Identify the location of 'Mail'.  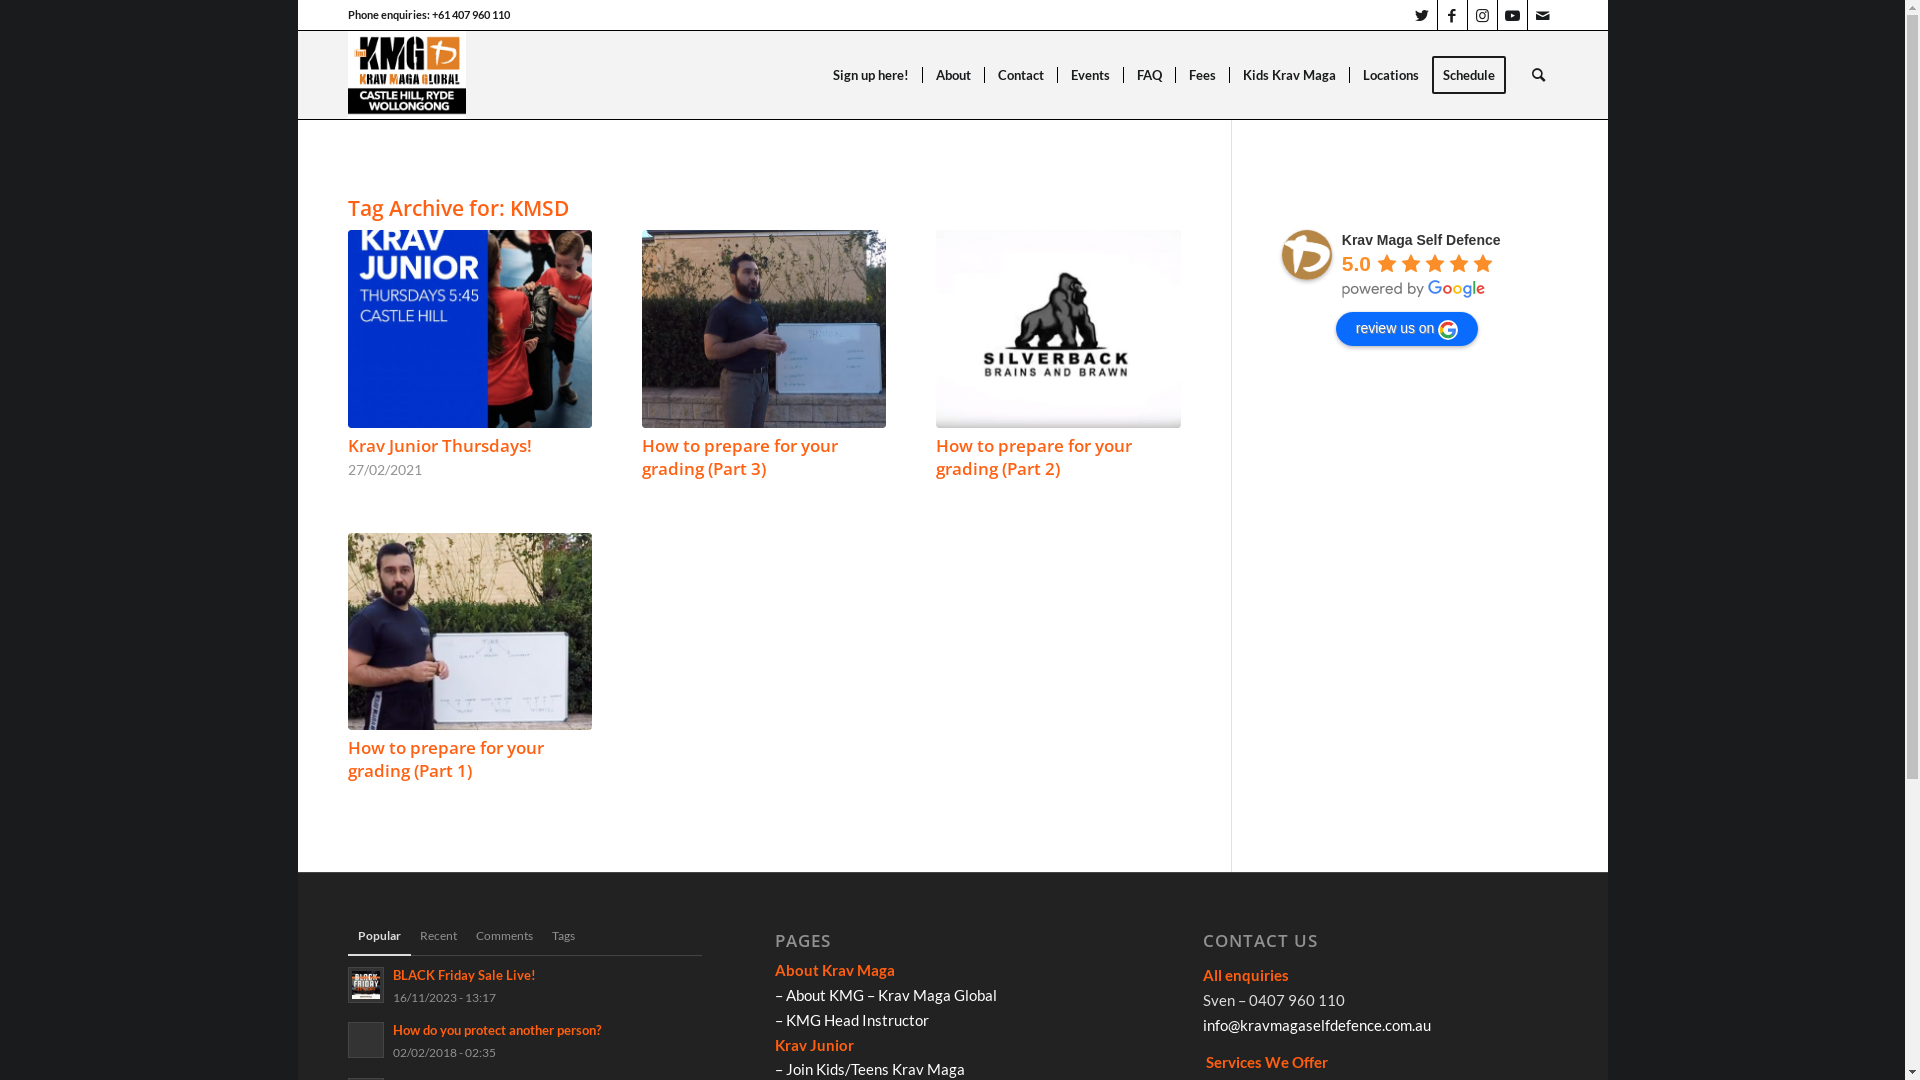
(1541, 15).